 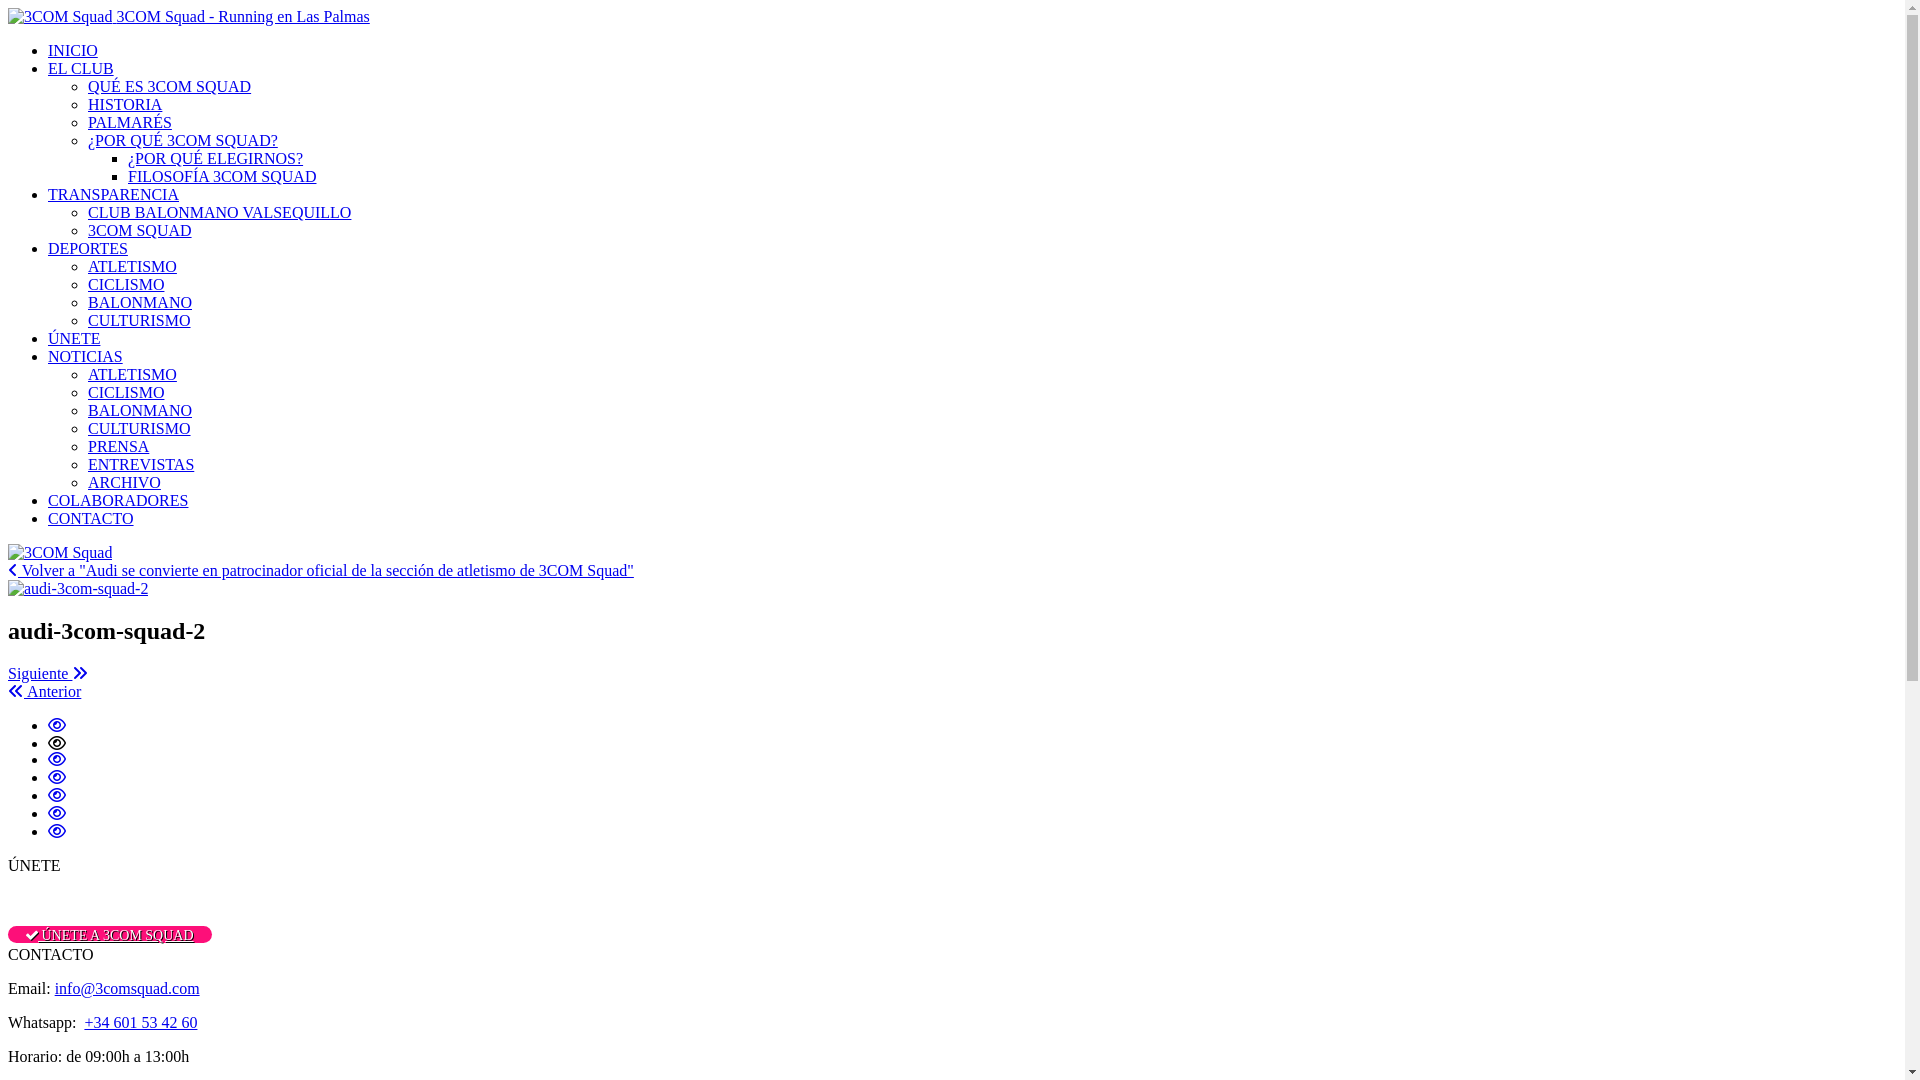 I want to click on 'Siguiente', so click(x=48, y=673).